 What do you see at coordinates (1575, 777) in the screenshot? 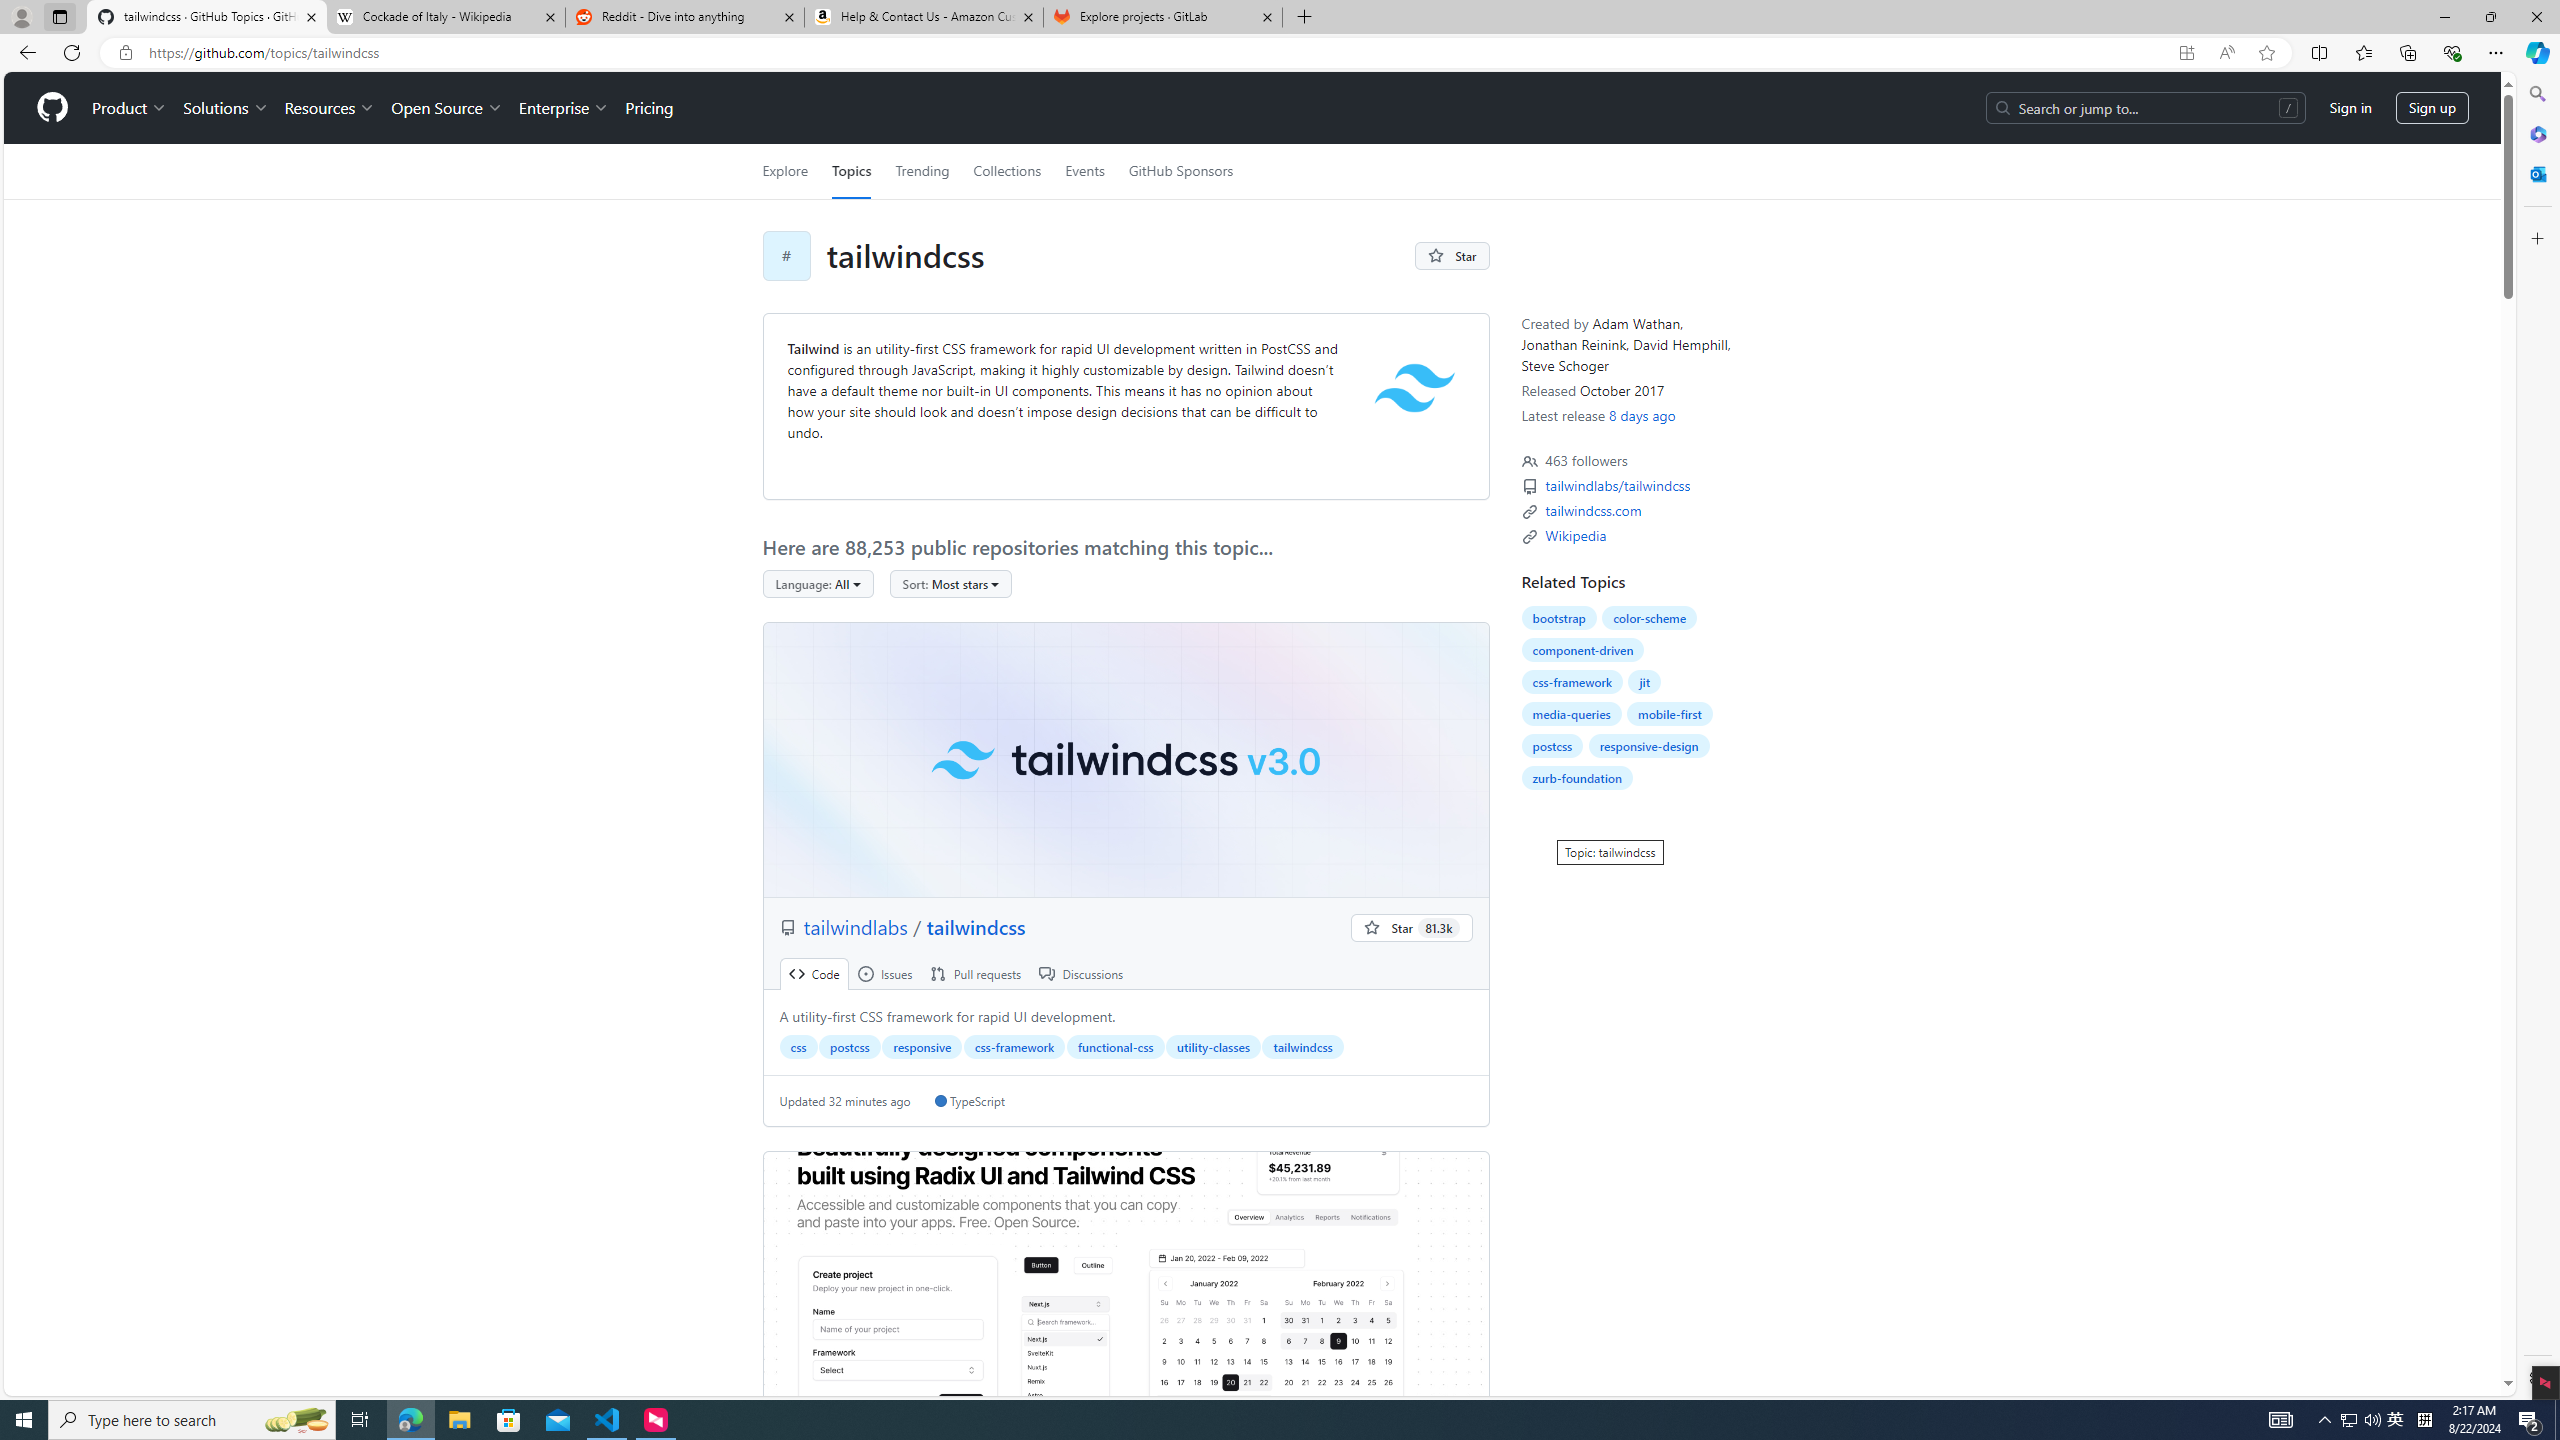
I see `'zurb-foundation'` at bounding box center [1575, 777].